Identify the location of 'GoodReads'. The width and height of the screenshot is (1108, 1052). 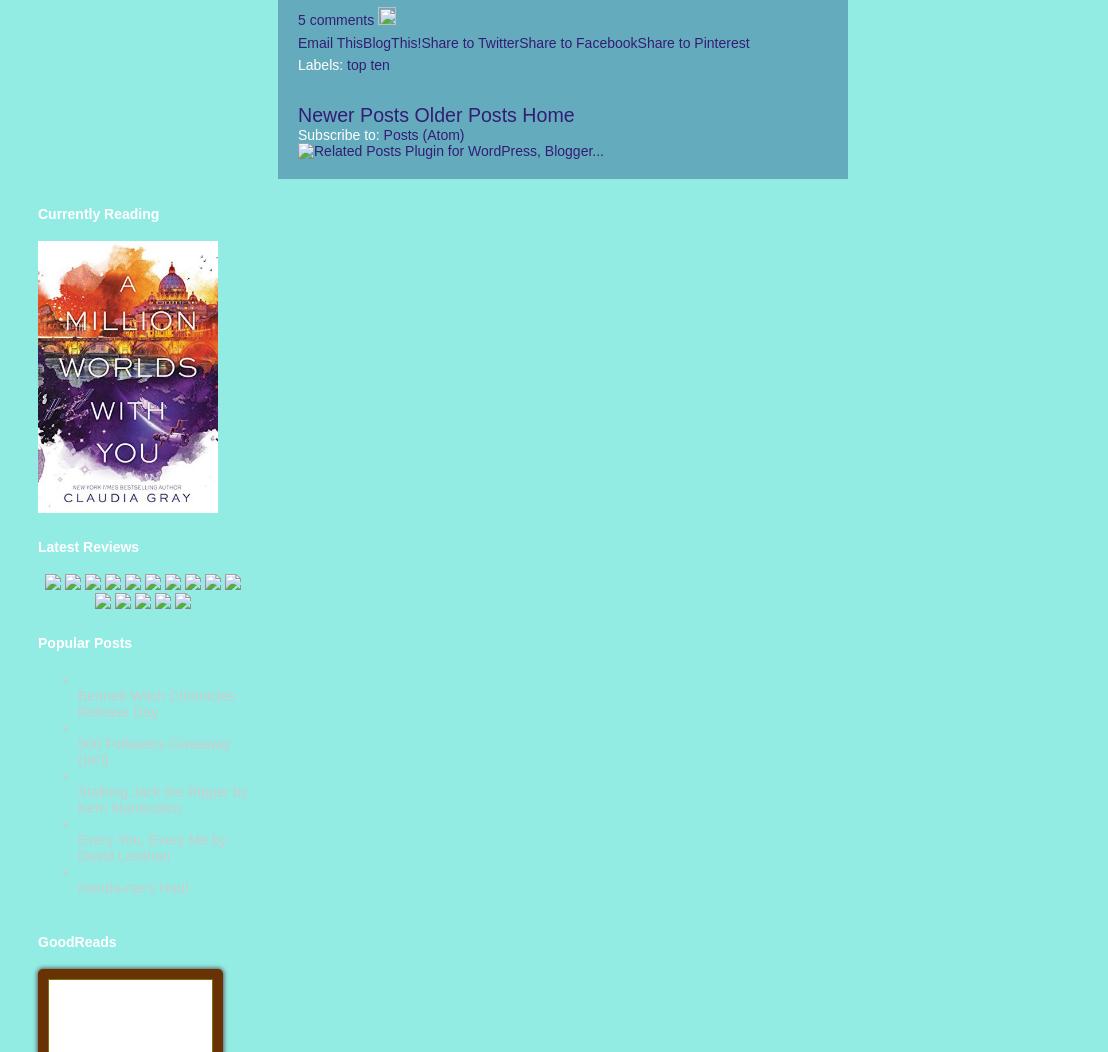
(76, 940).